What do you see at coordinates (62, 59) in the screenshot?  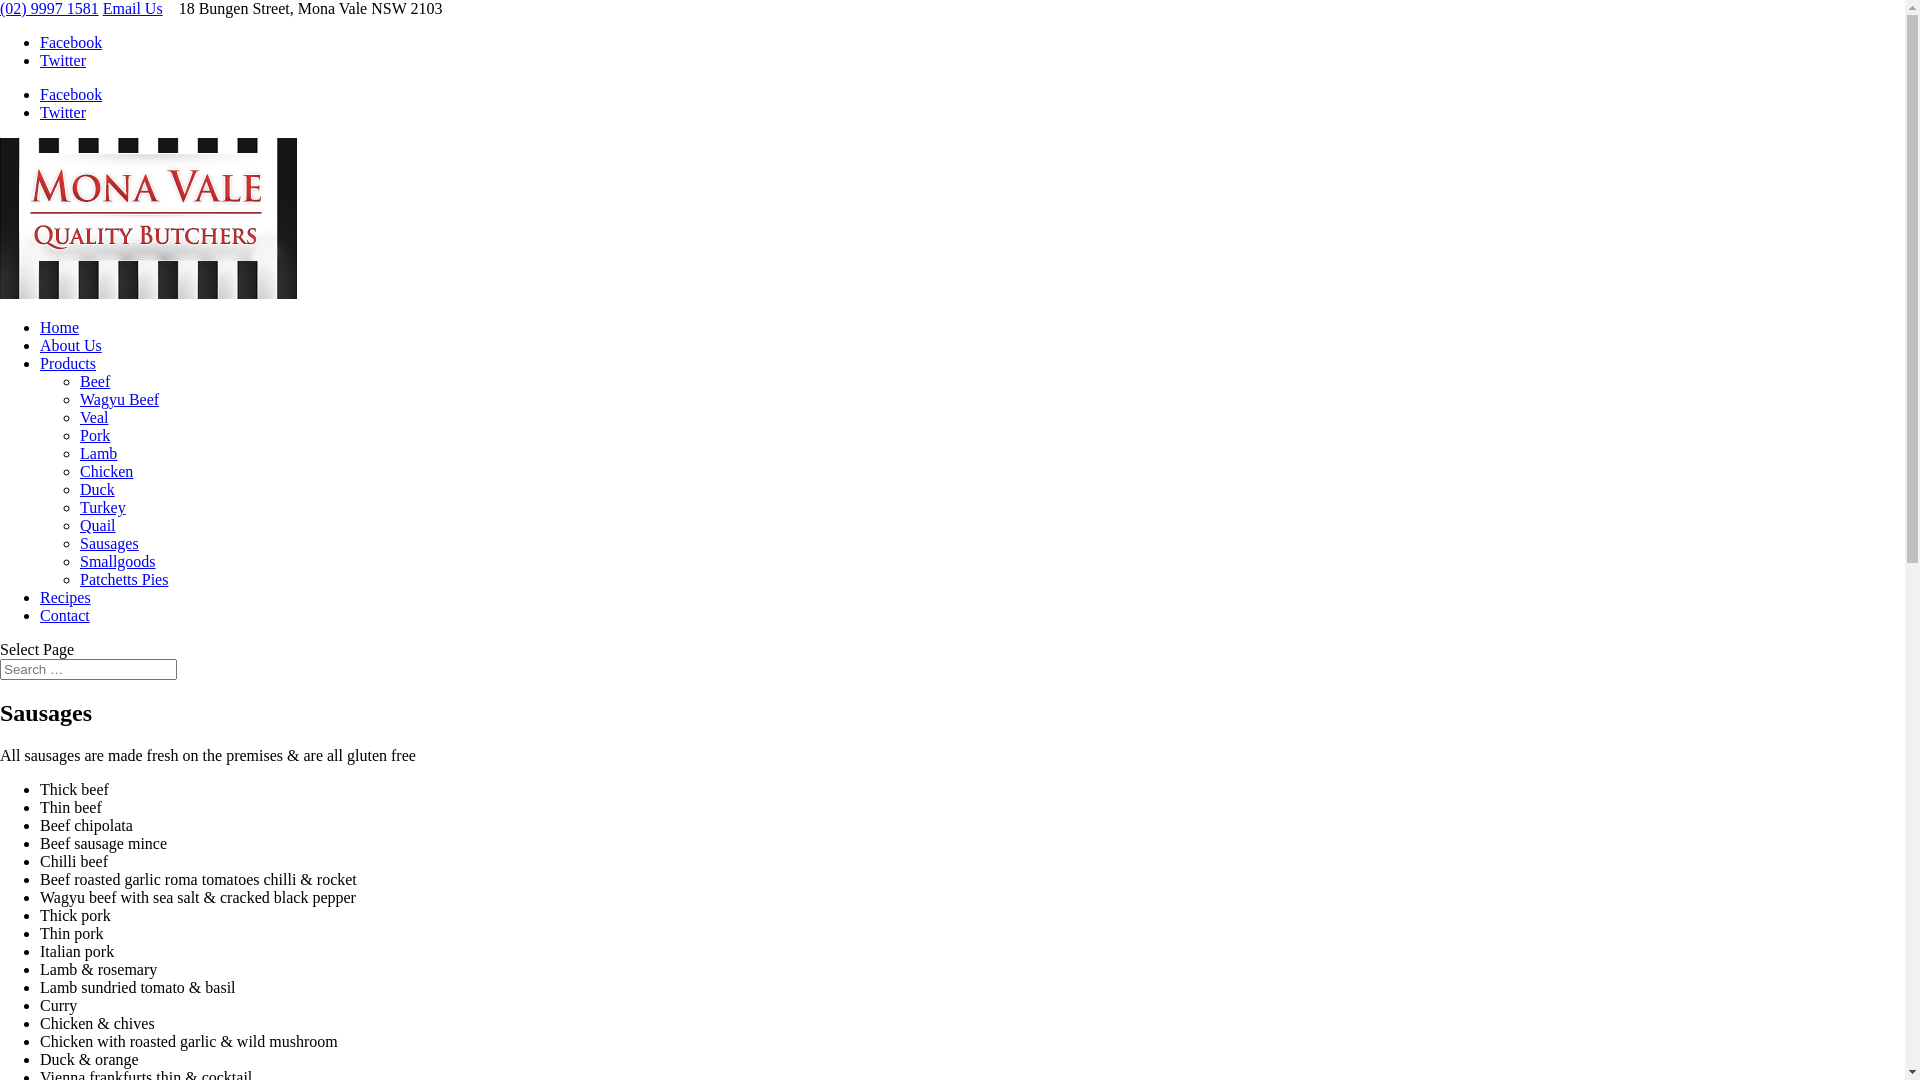 I see `'Twitter'` at bounding box center [62, 59].